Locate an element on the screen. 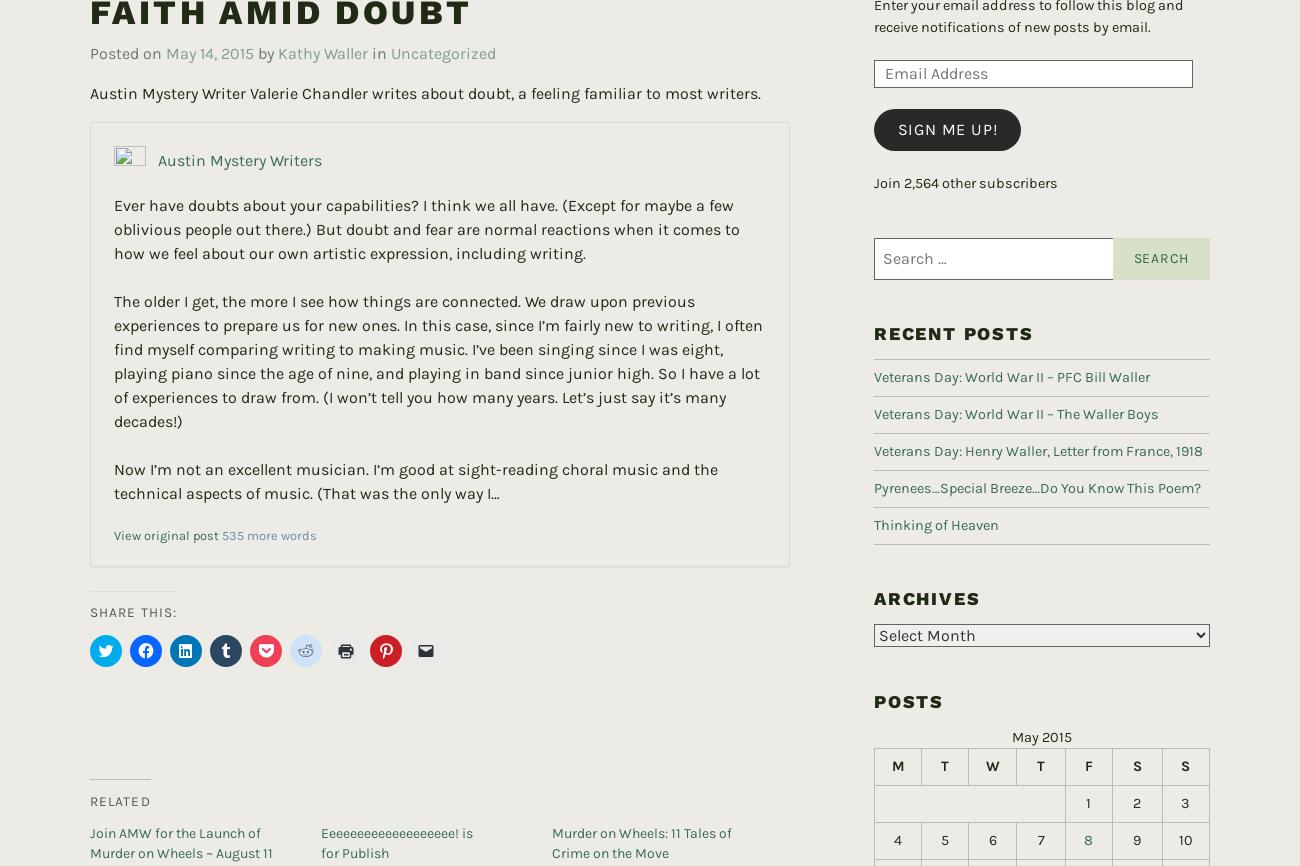  'Ever have doubts about your capabilities? I think we all have. (Except for maybe a few oblivious people out there.) But doubt and fear are normal reactions when it comes to how we feel about our own artistic expression, including writing.' is located at coordinates (427, 197).